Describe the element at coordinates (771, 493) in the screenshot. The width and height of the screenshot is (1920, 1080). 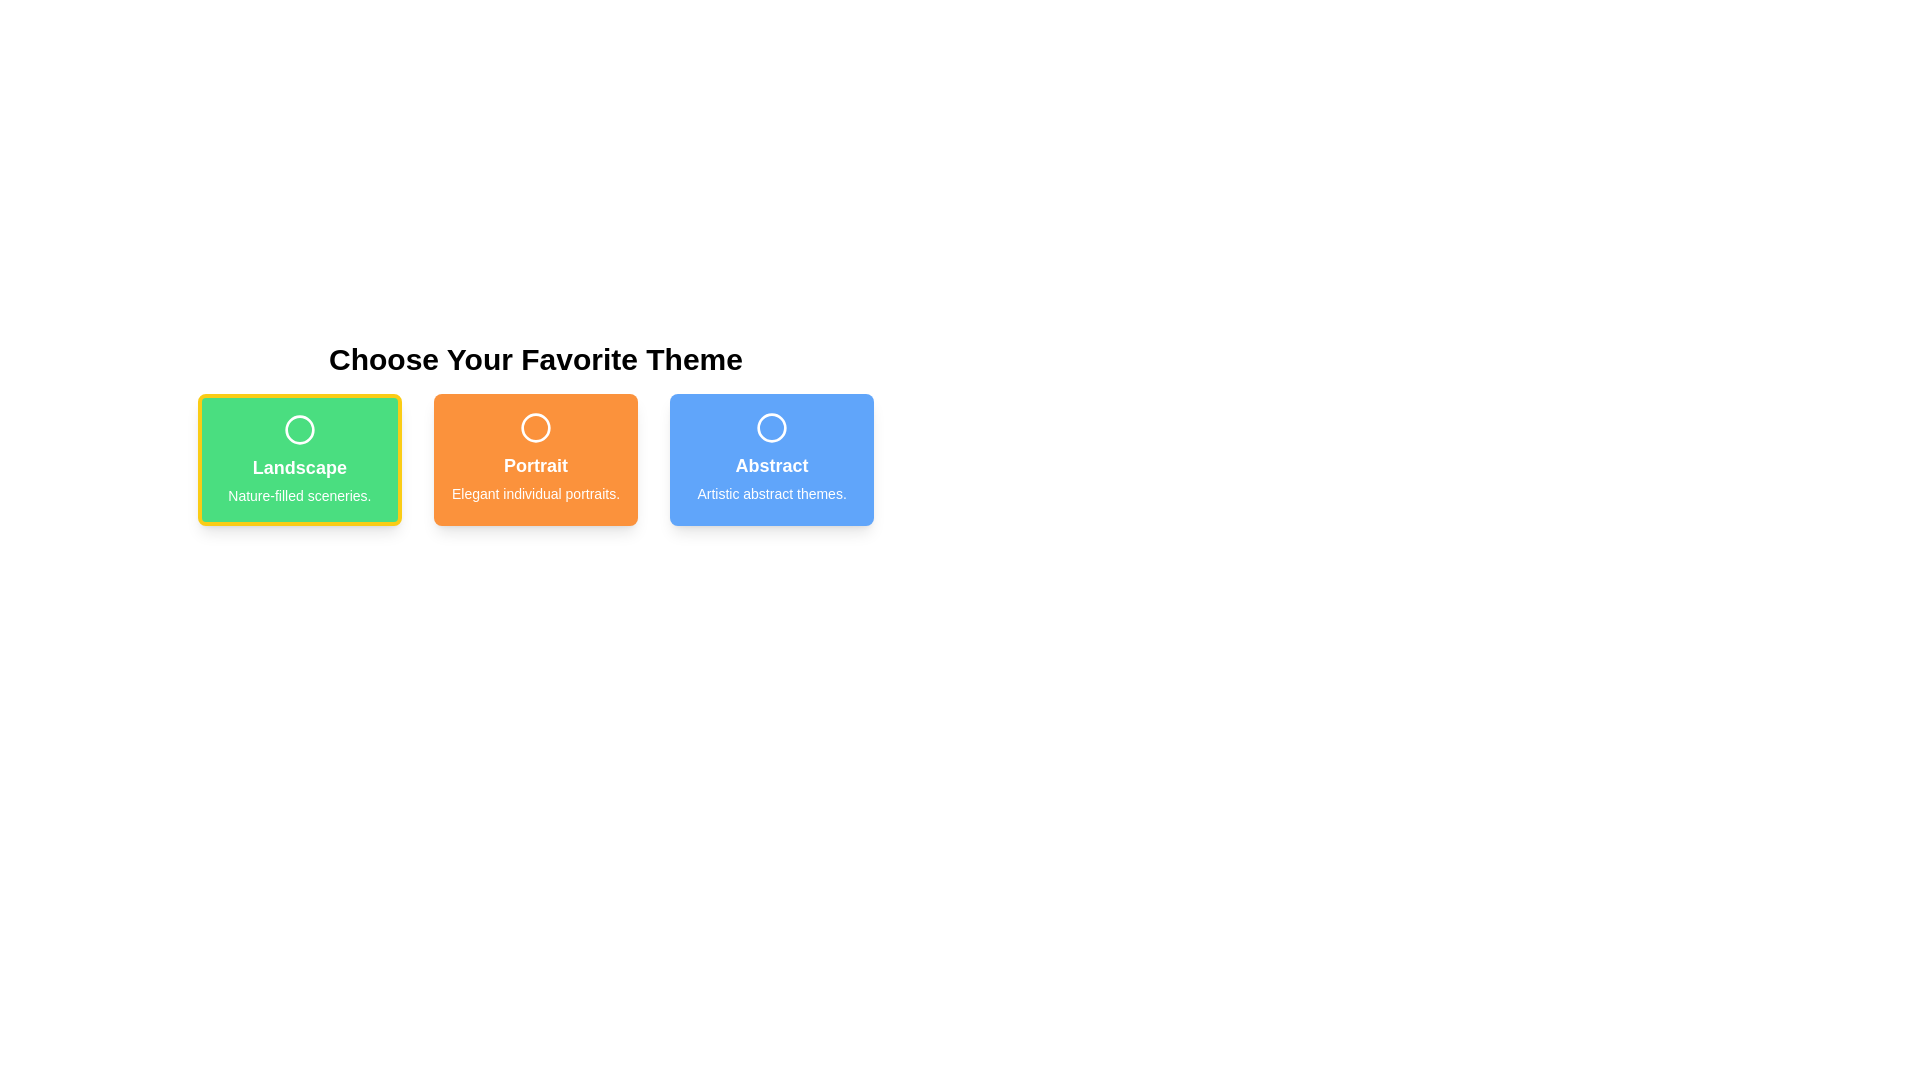
I see `the text element that provides a description or subtitle for the card labeled 'Abstract' located at the bottom section of the third card in a horizontal list` at that location.